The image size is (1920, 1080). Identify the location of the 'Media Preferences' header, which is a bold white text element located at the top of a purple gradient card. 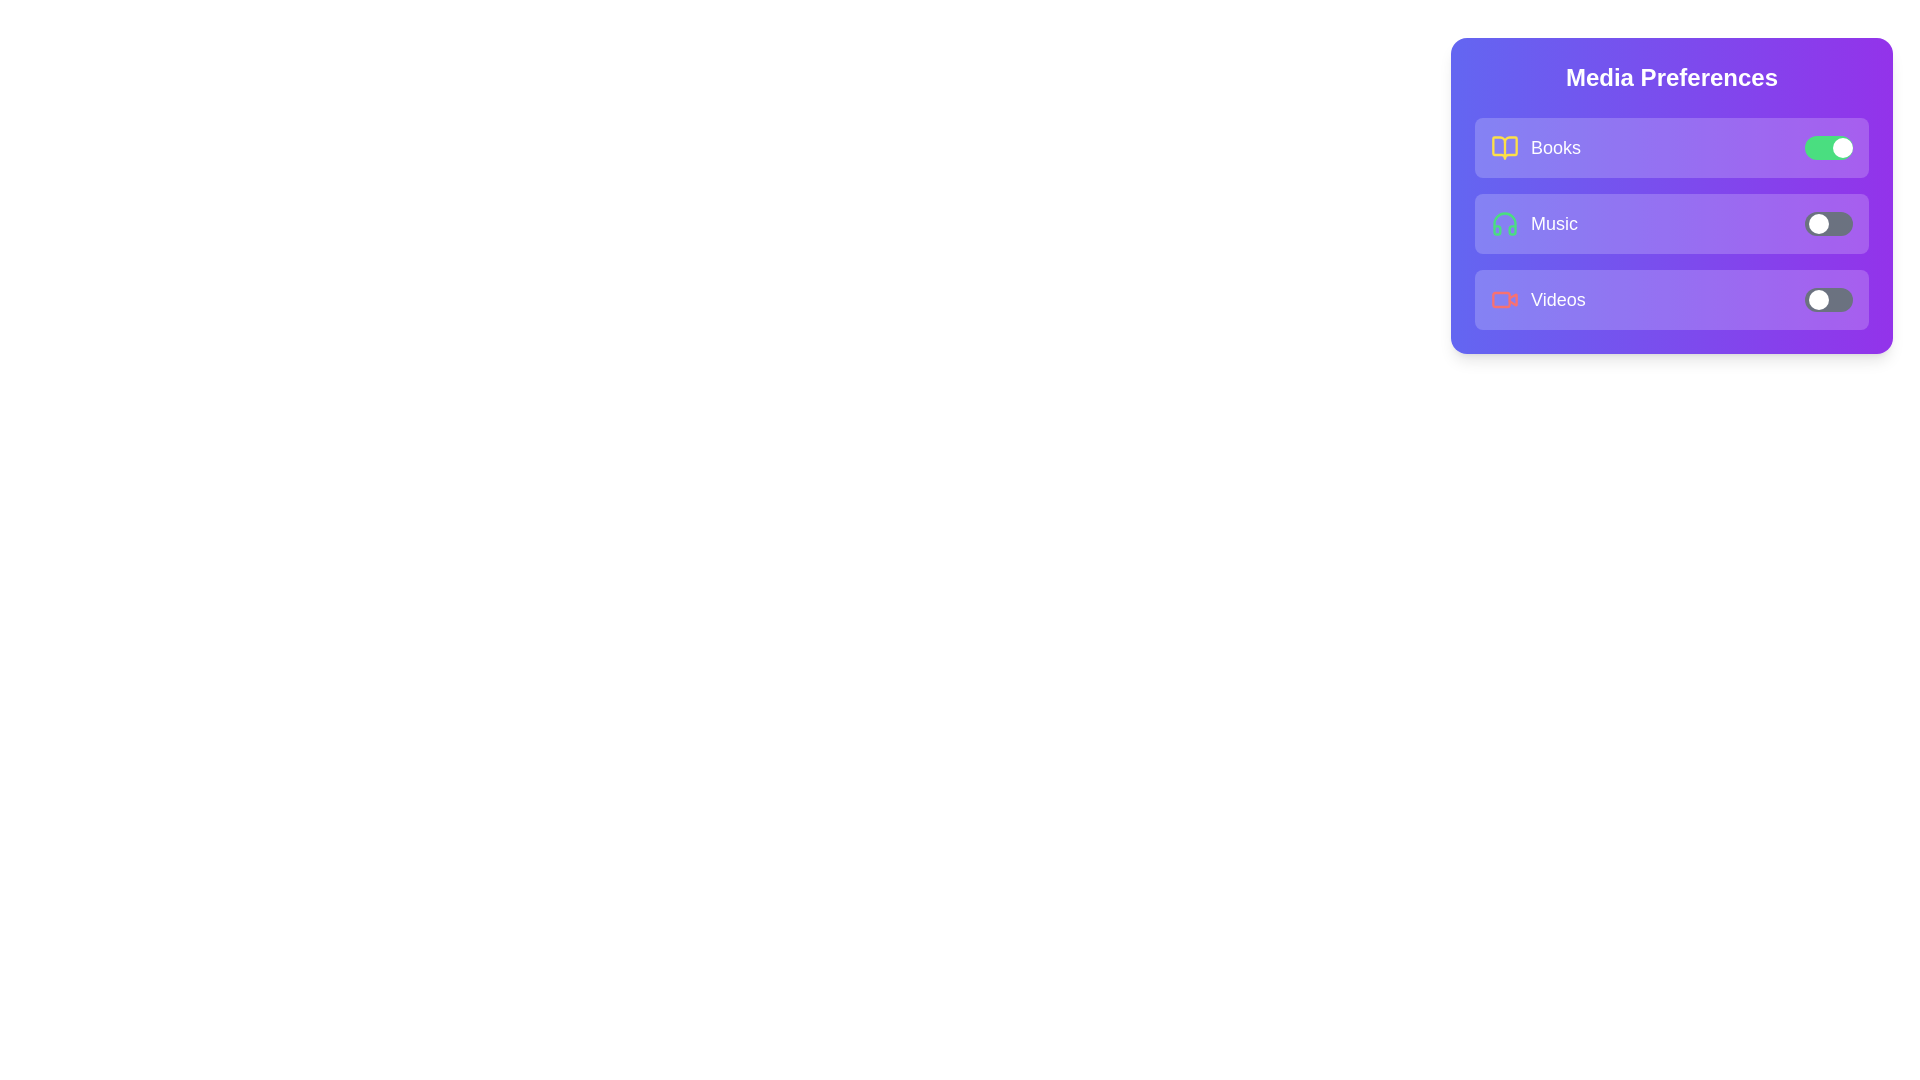
(1671, 76).